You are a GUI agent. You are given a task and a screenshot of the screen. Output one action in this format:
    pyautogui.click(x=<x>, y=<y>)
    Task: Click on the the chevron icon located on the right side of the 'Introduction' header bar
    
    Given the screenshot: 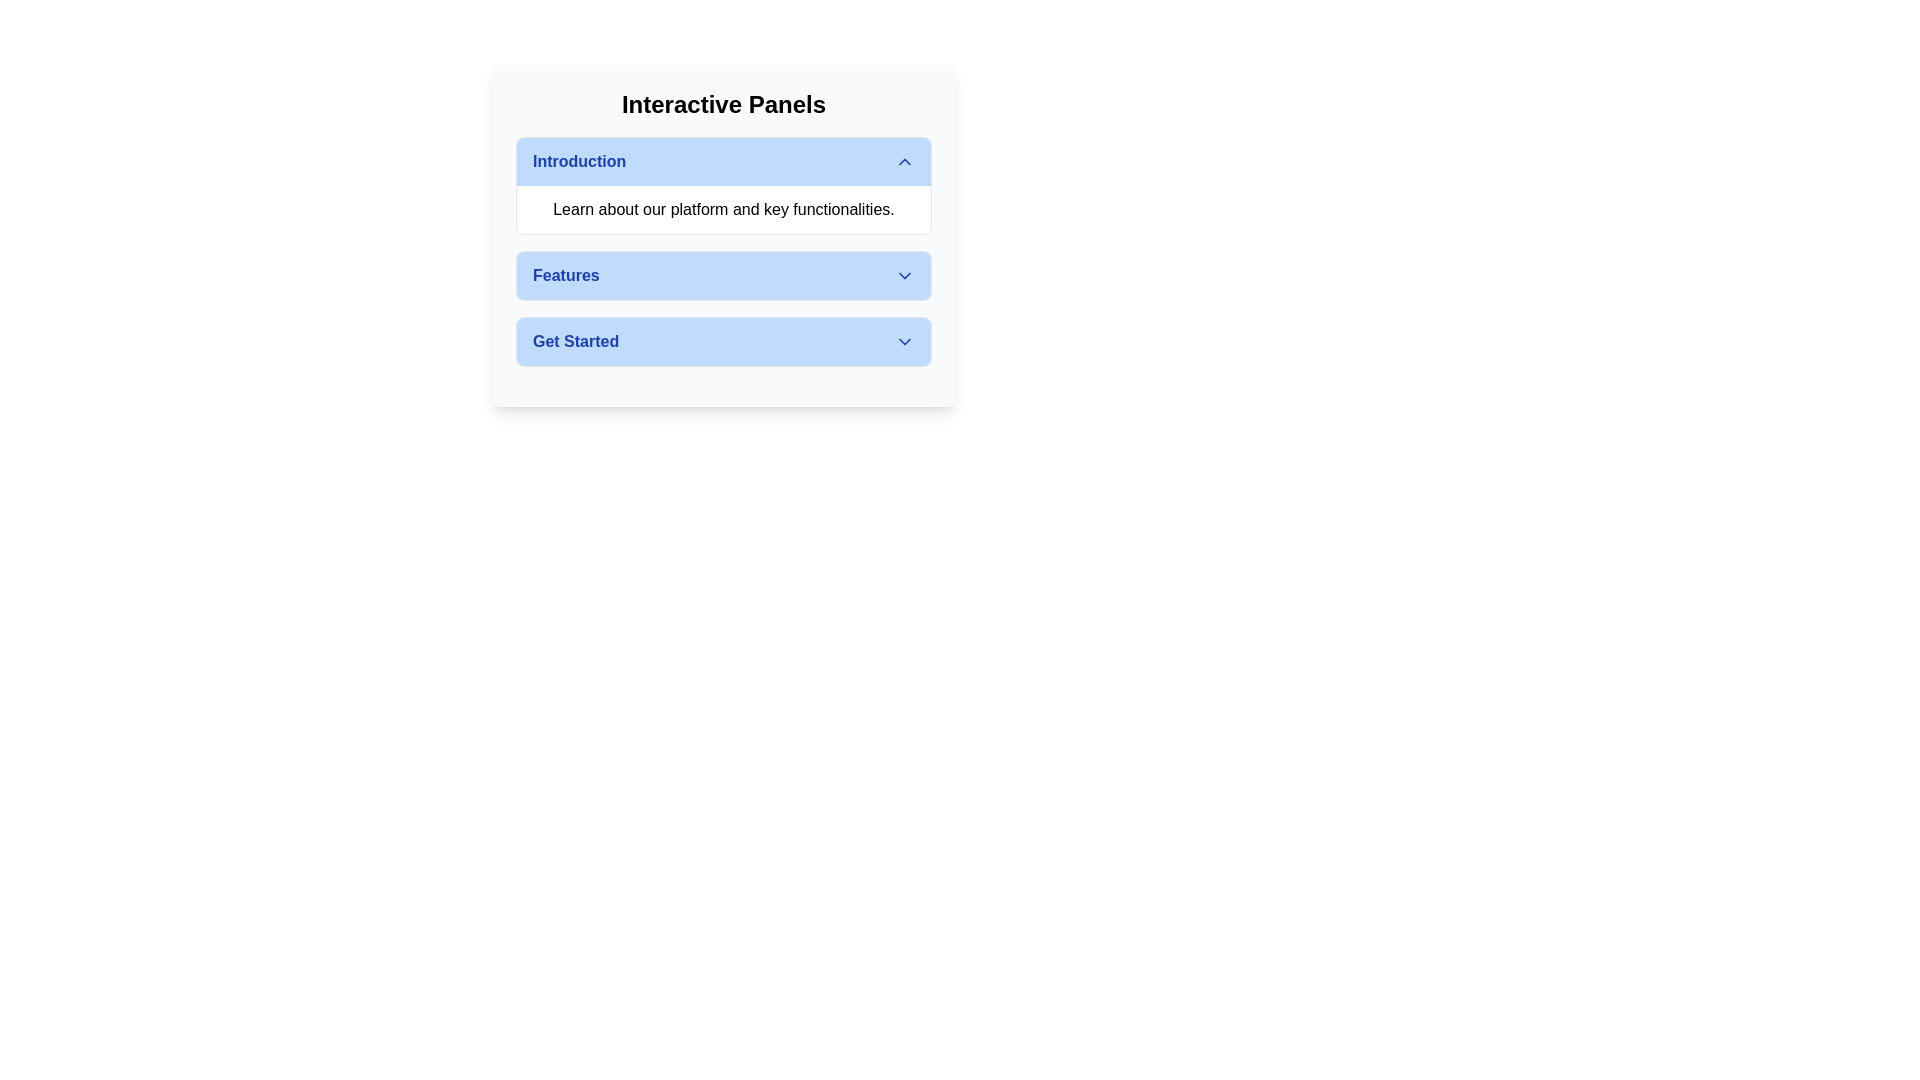 What is the action you would take?
    pyautogui.click(x=904, y=161)
    